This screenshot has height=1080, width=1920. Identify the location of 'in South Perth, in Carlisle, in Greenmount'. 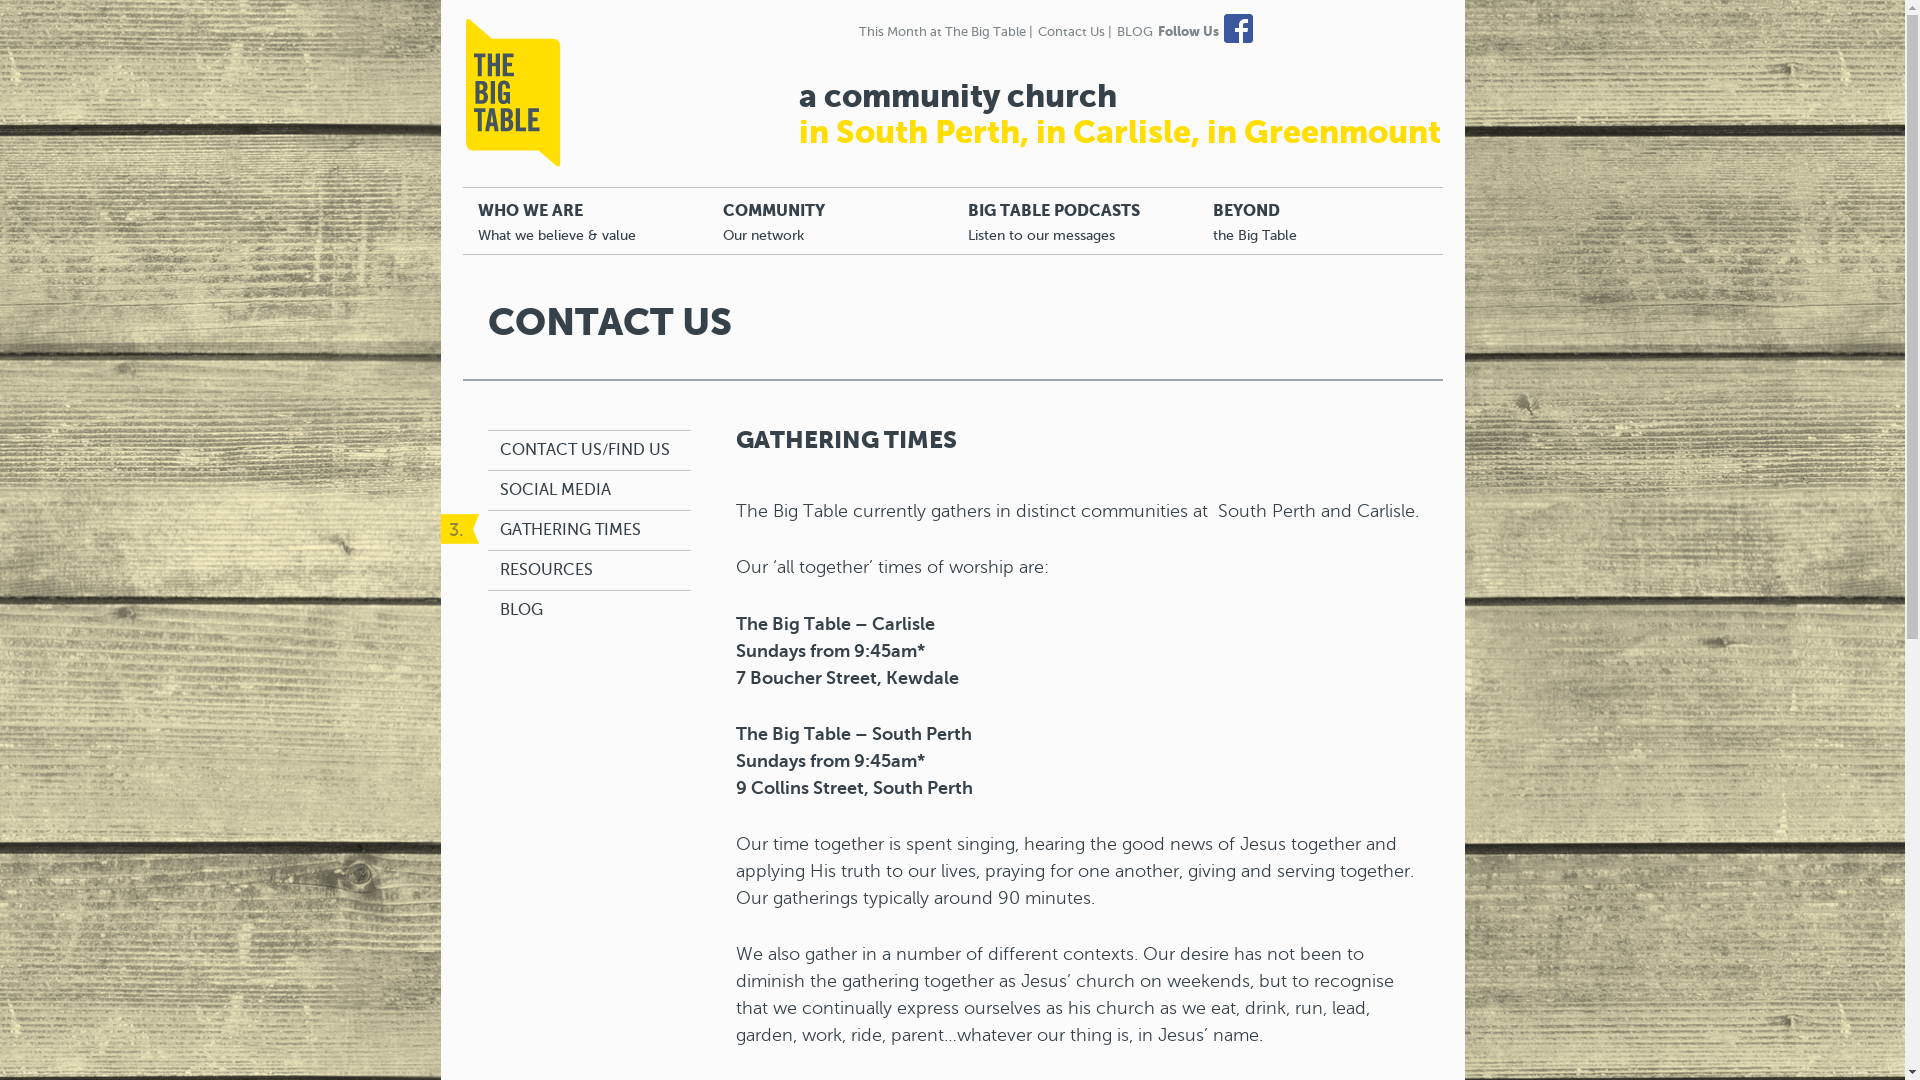
(1117, 131).